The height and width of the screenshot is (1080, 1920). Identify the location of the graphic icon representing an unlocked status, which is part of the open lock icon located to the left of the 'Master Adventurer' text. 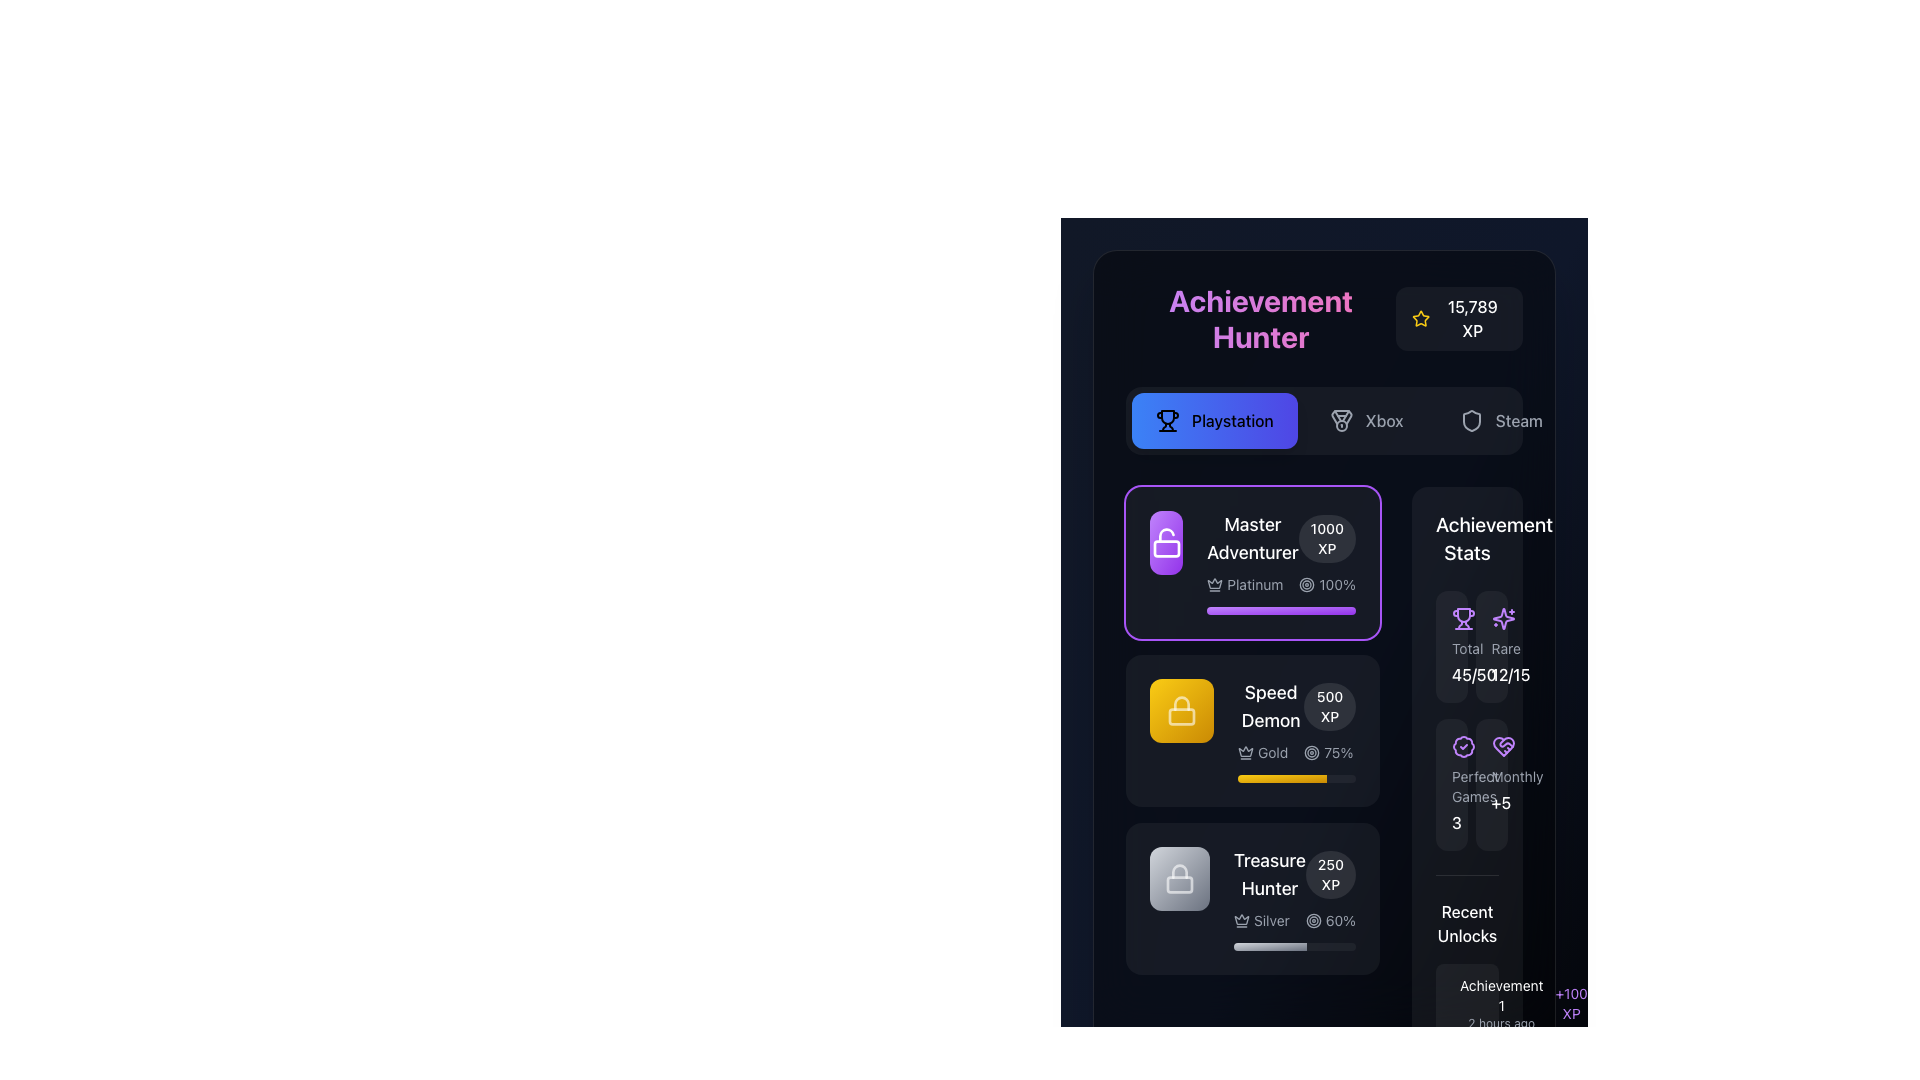
(1166, 548).